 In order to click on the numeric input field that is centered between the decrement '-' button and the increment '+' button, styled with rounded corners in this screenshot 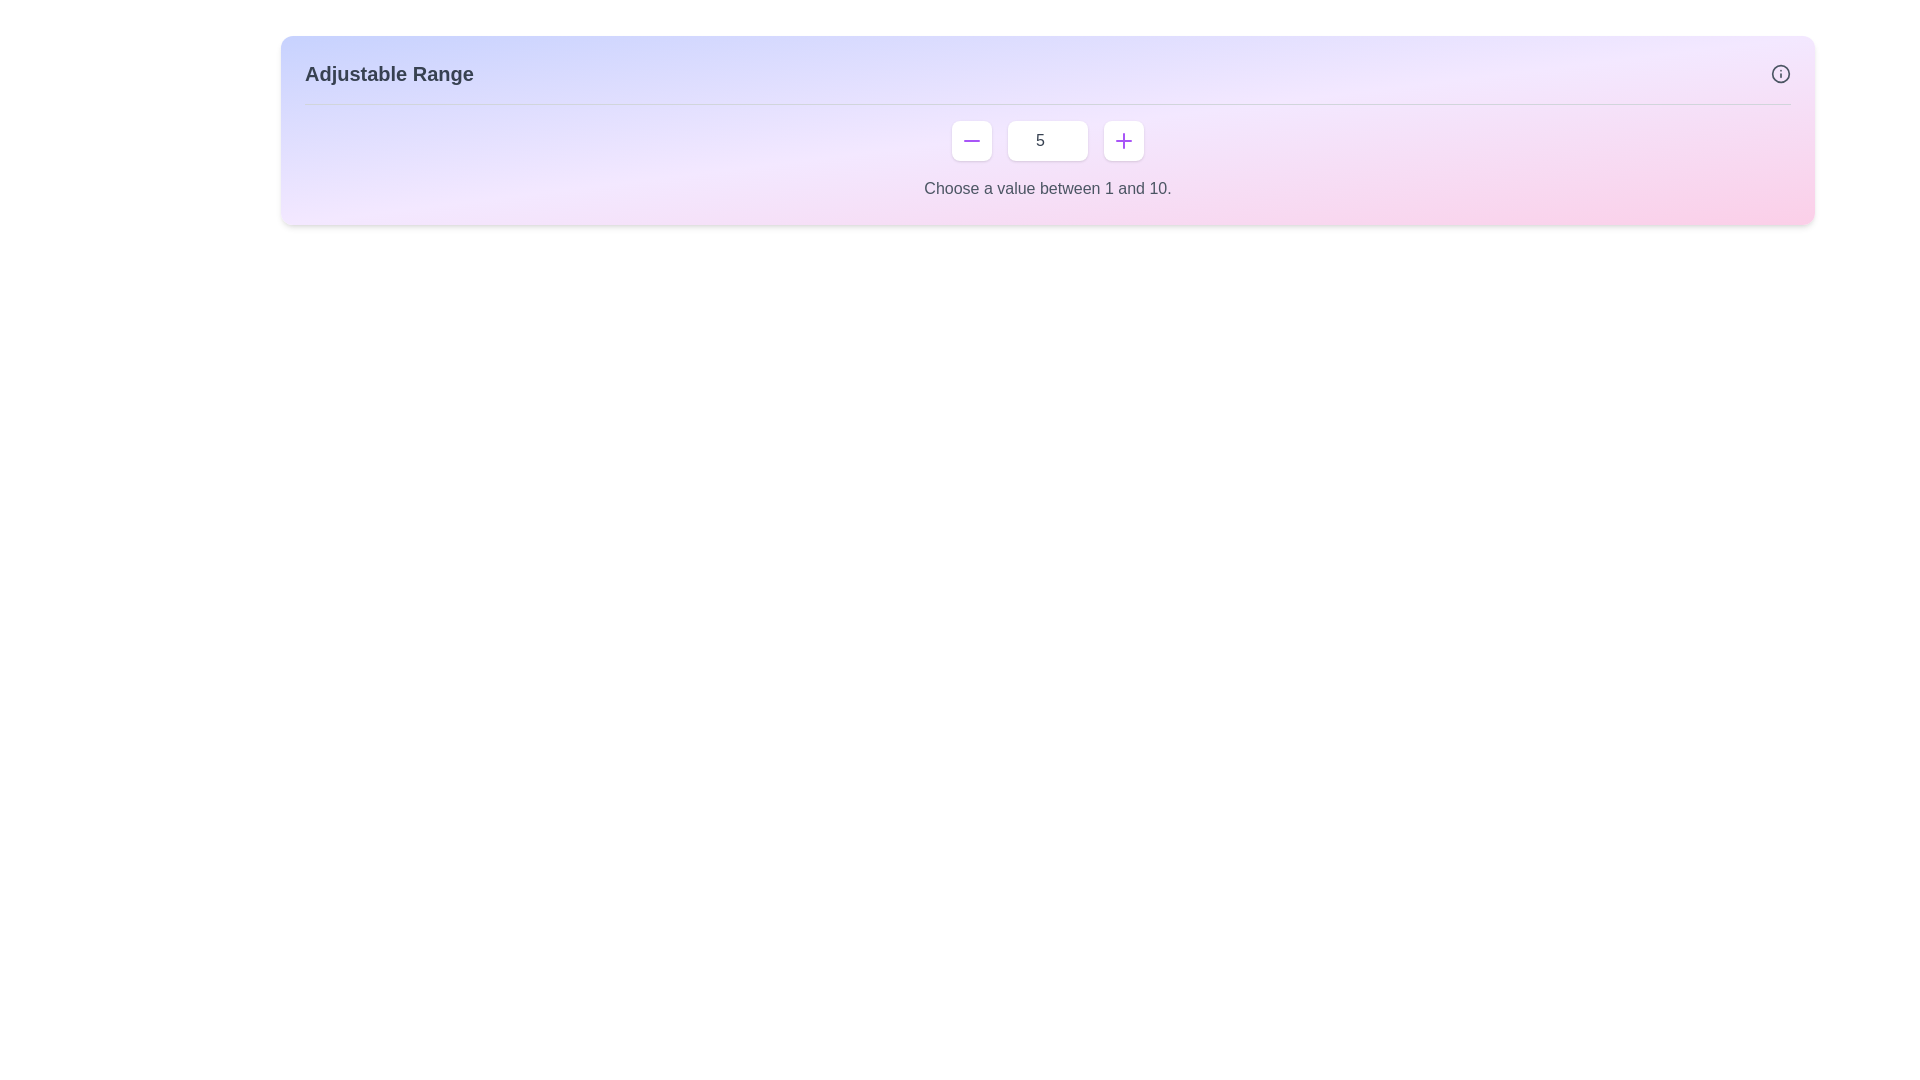, I will do `click(1046, 140)`.